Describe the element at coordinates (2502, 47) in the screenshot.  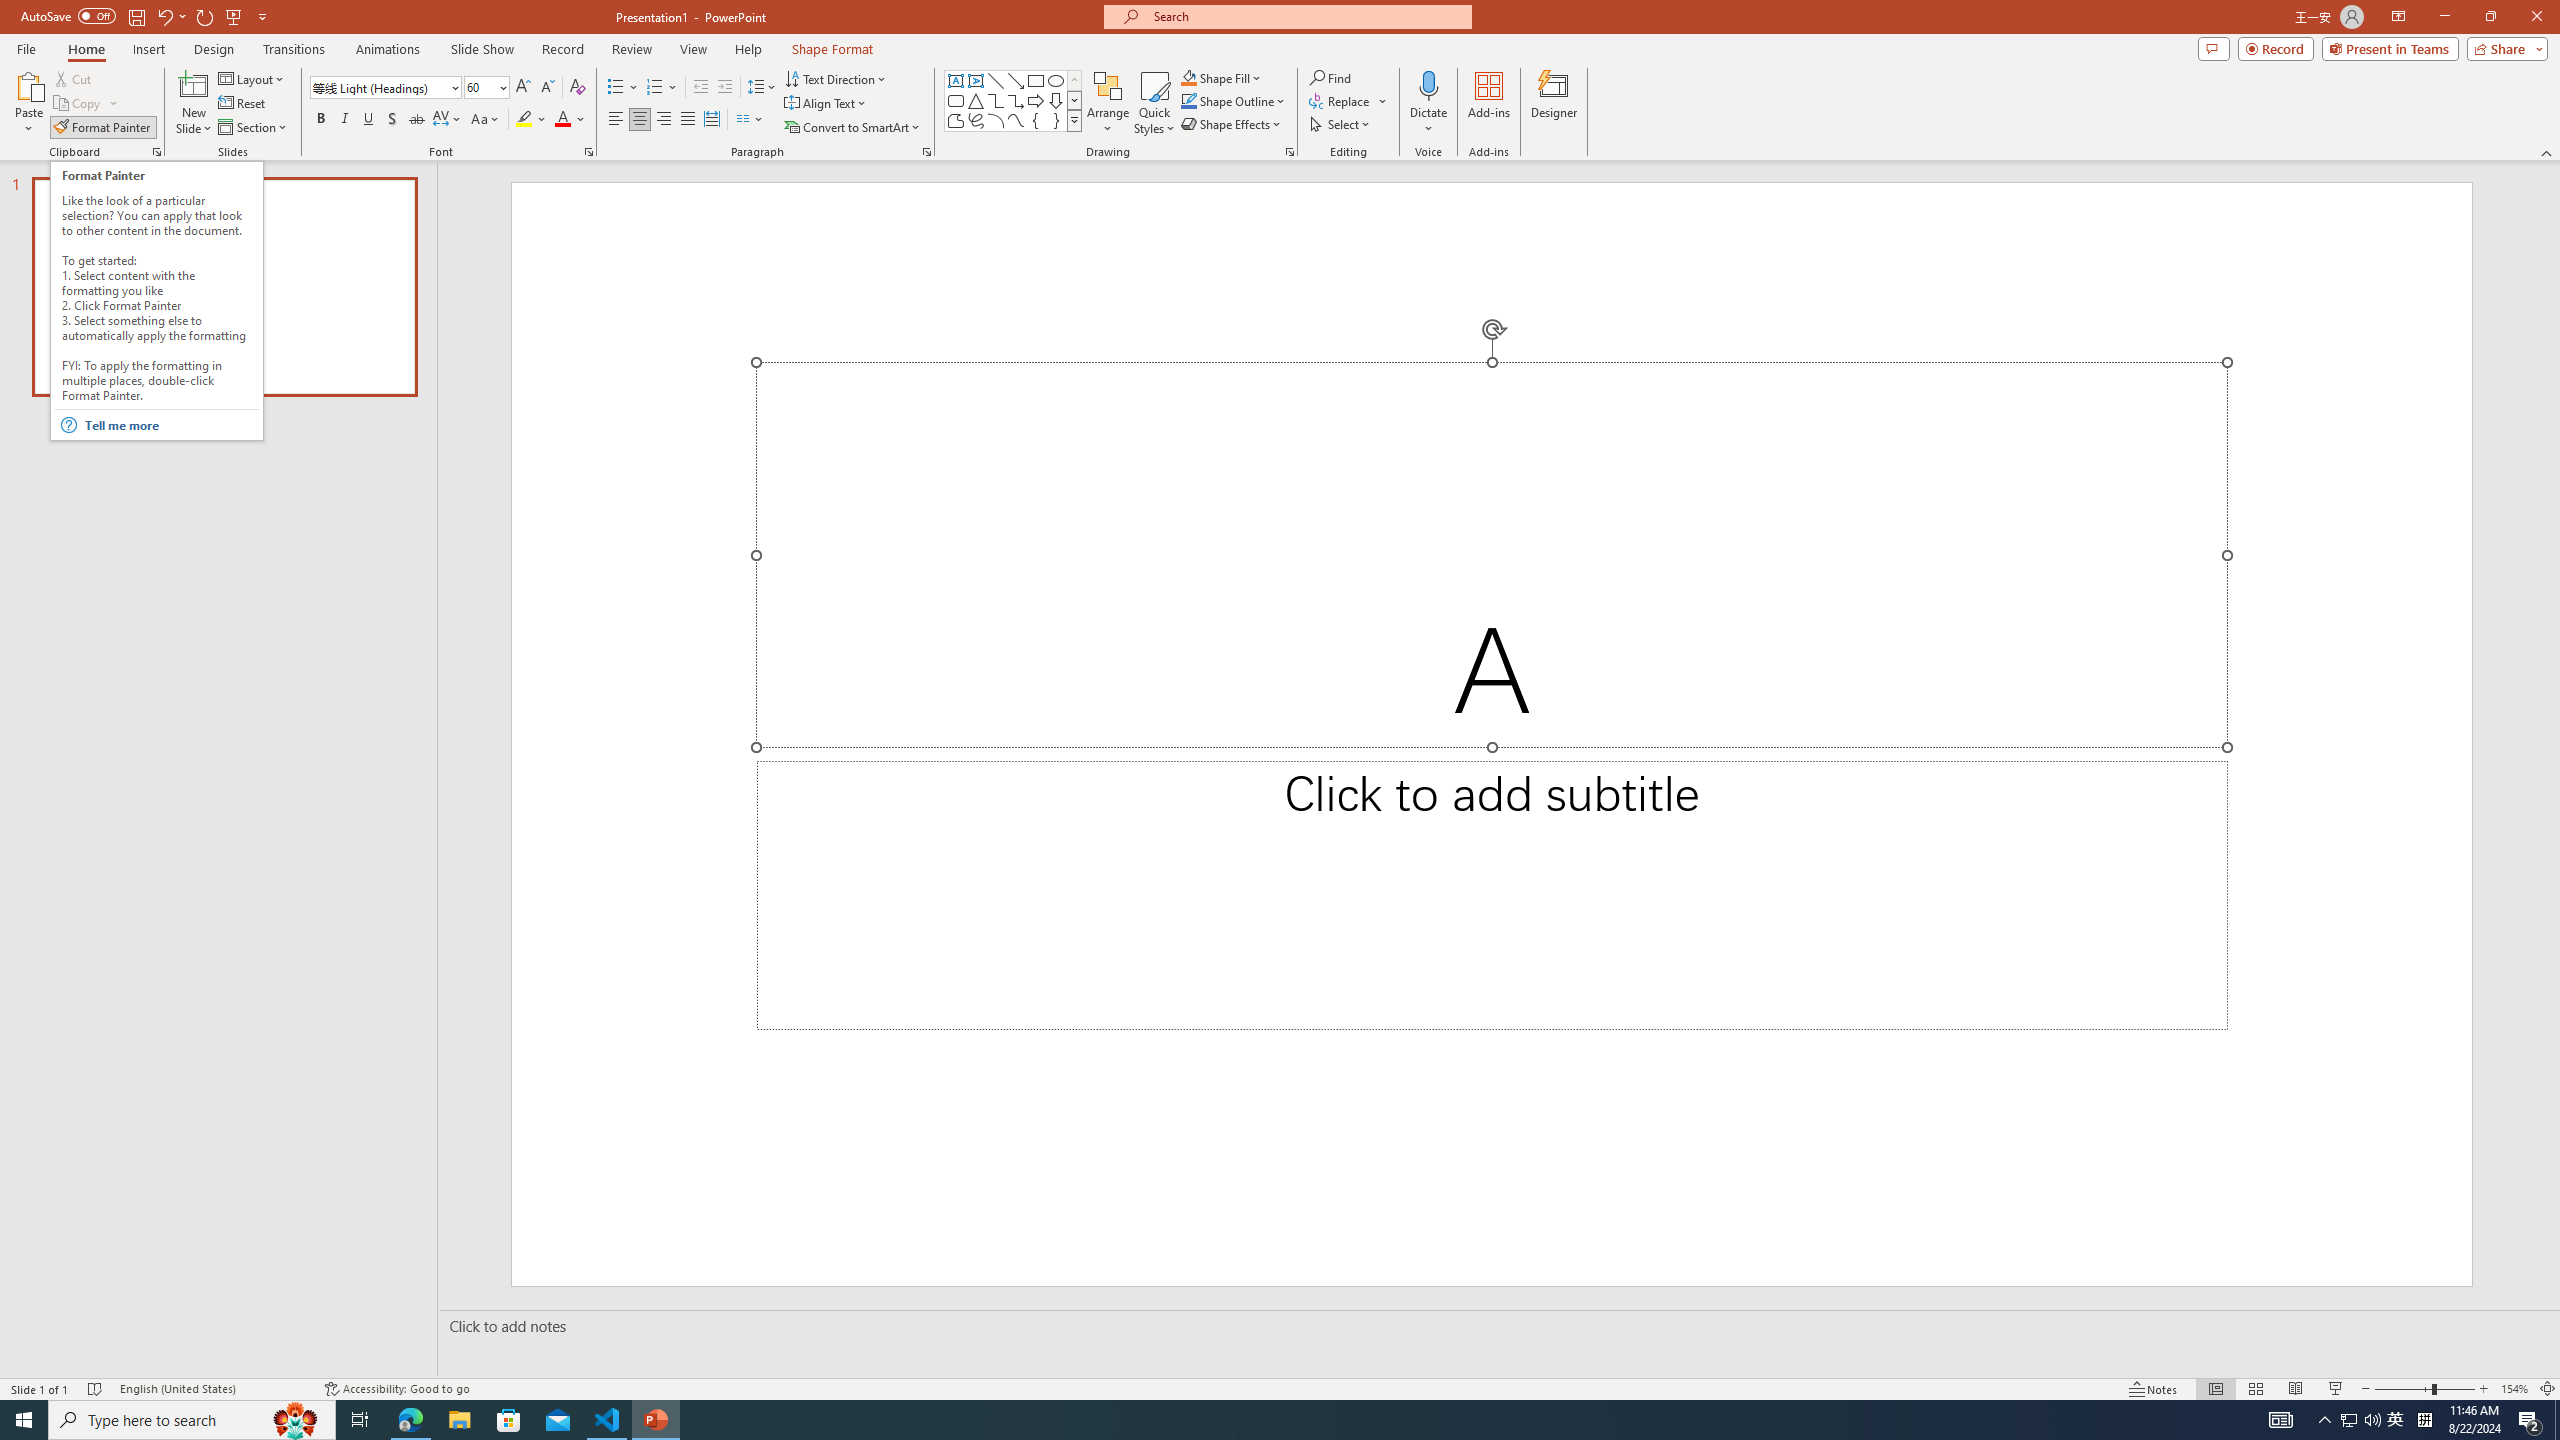
I see `'Share'` at that location.